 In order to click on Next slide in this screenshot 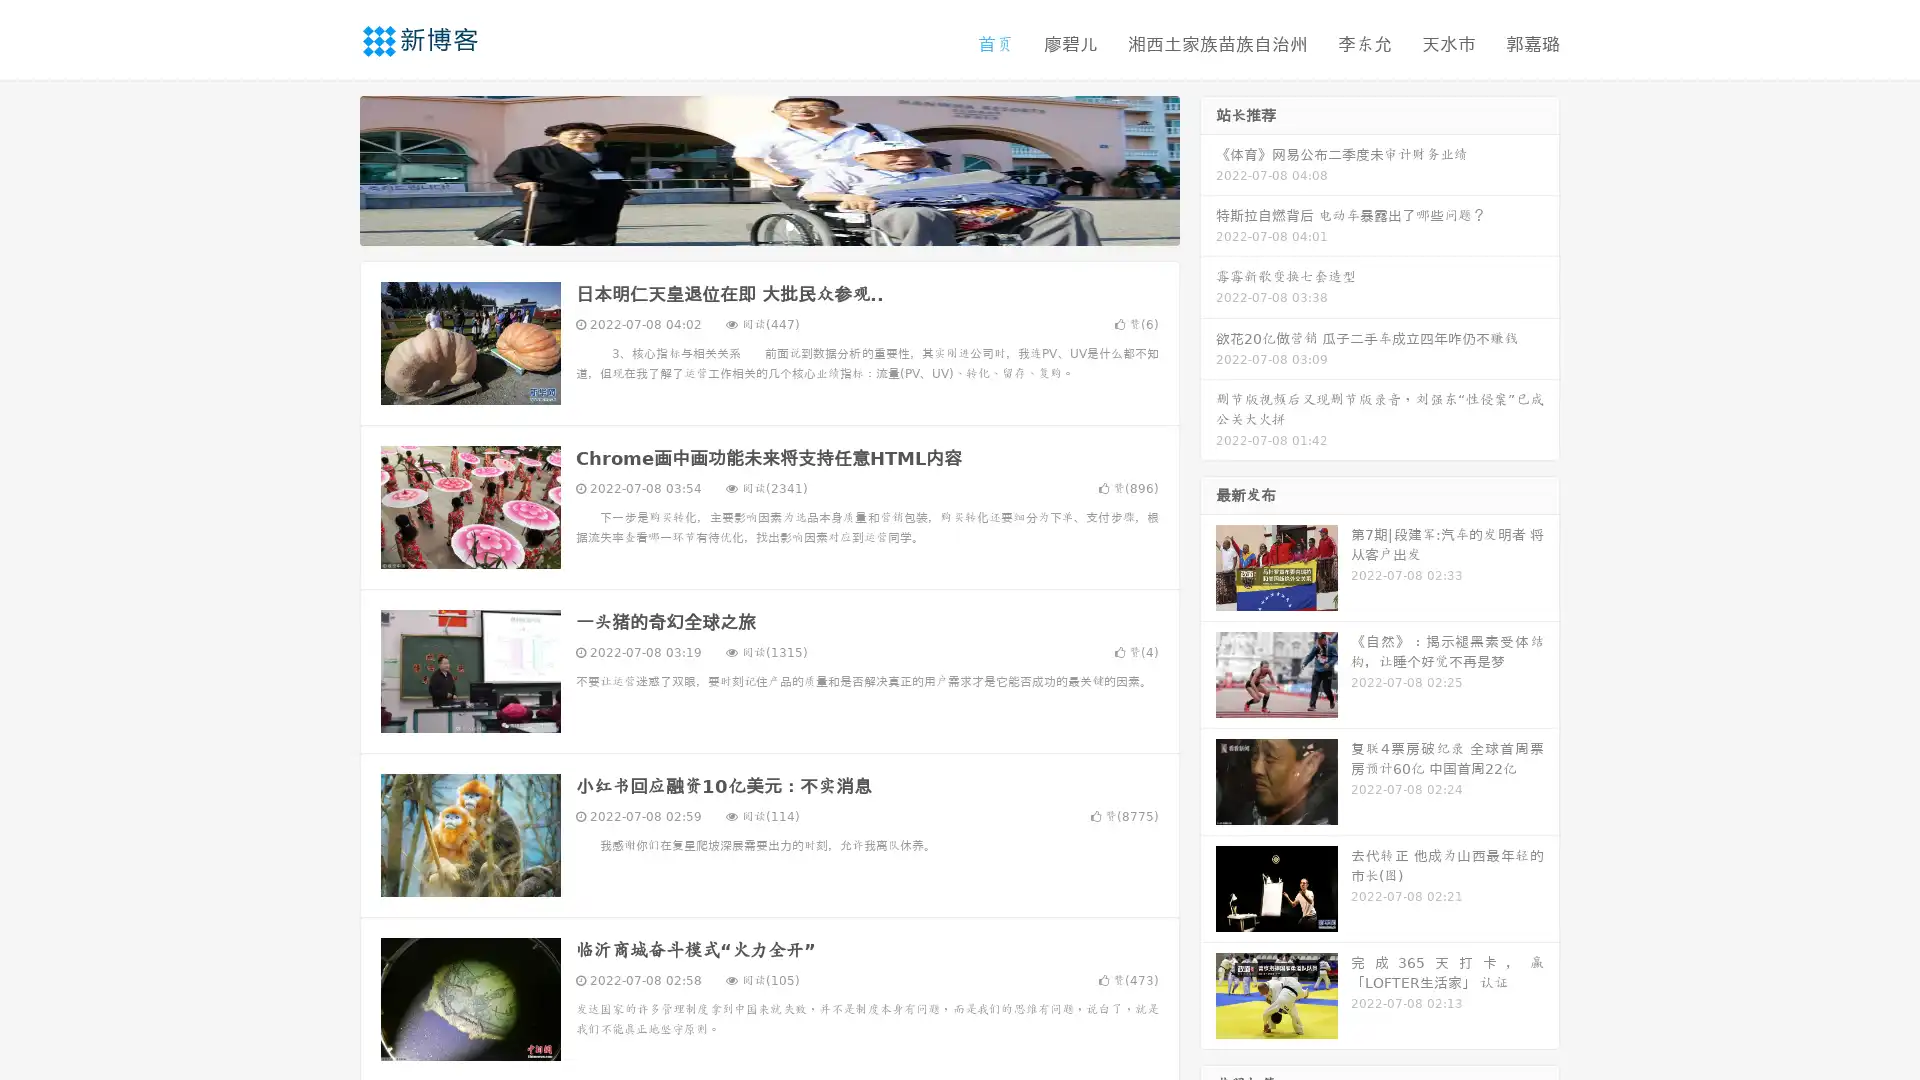, I will do `click(1208, 168)`.